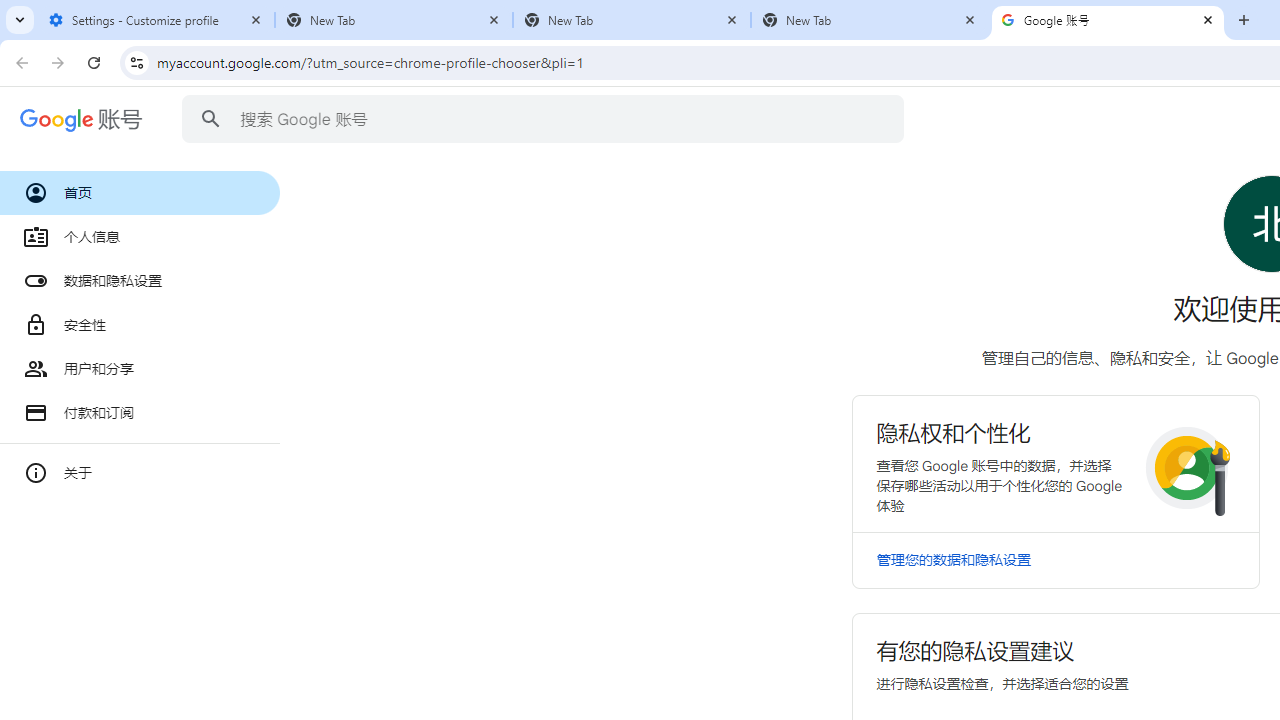 This screenshot has height=720, width=1280. I want to click on 'Forward', so click(58, 61).